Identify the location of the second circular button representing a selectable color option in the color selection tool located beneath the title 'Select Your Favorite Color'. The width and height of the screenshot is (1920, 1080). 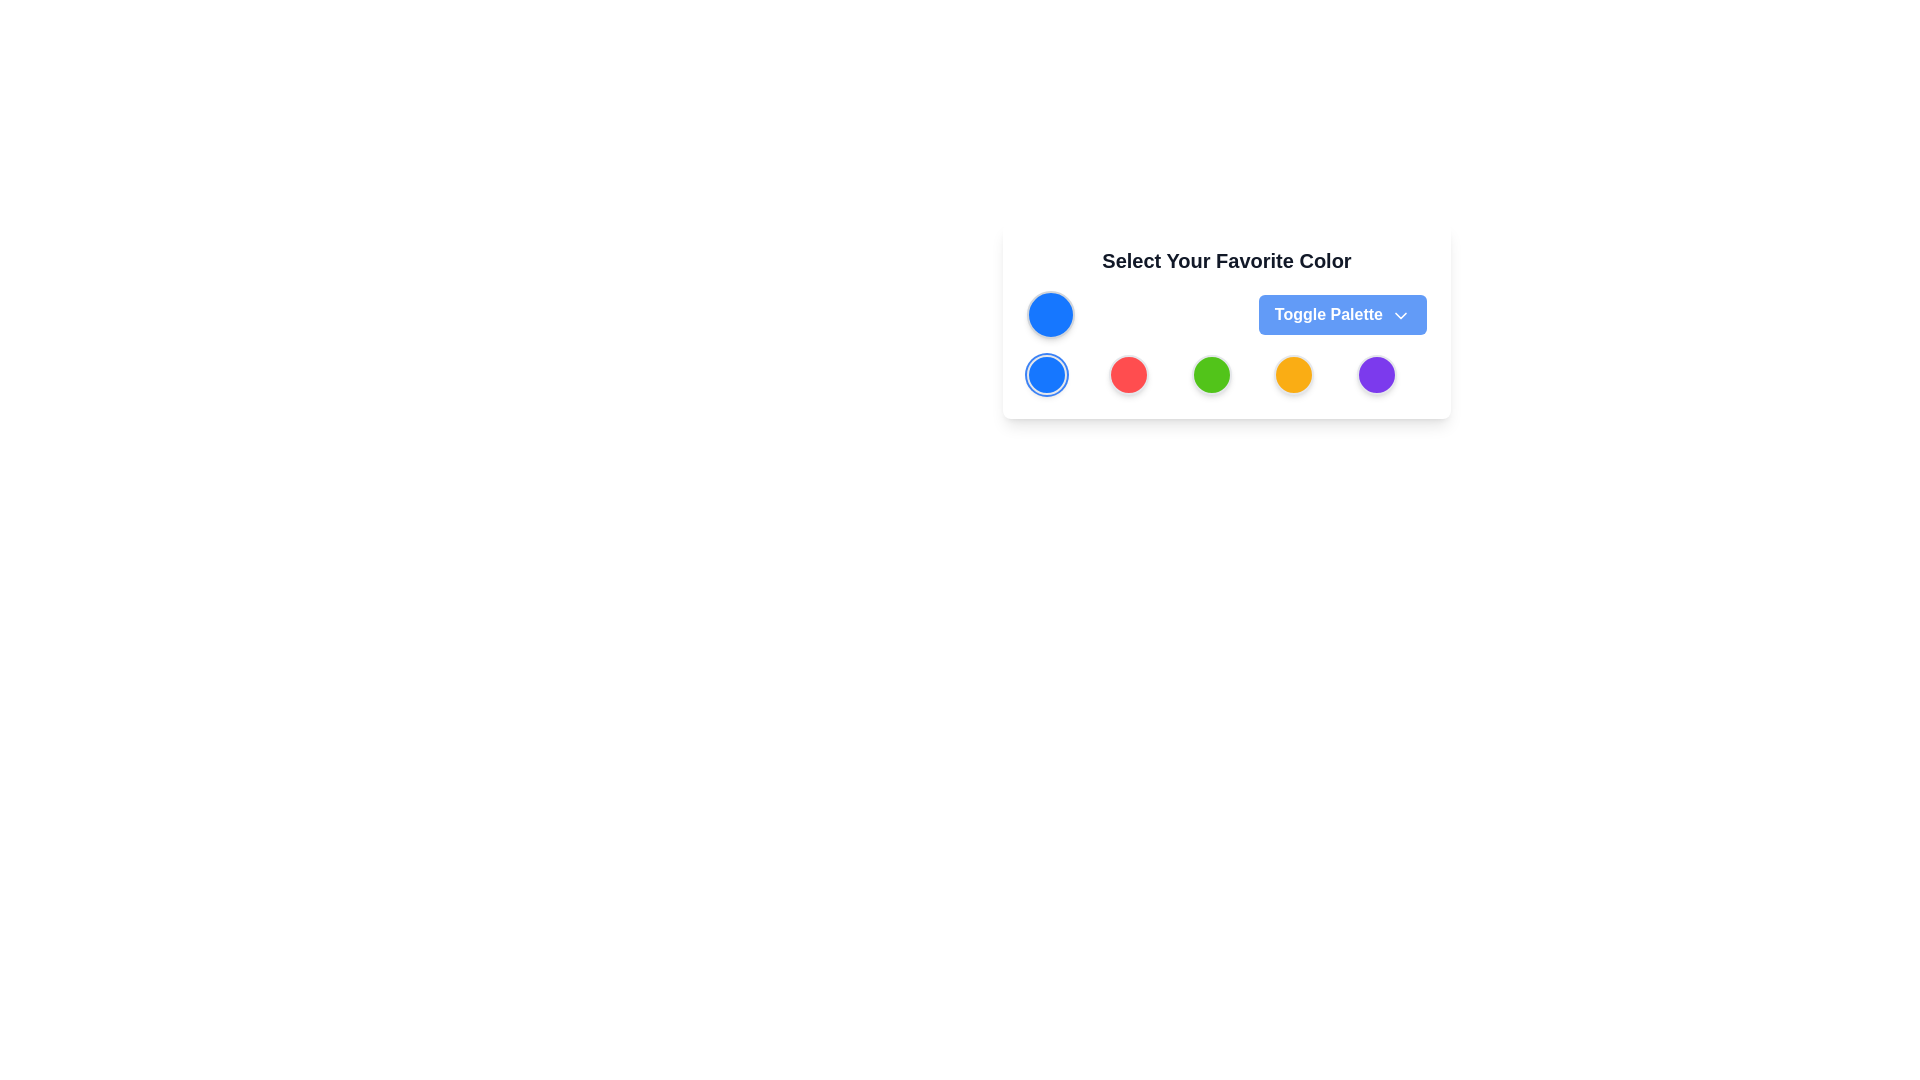
(1129, 374).